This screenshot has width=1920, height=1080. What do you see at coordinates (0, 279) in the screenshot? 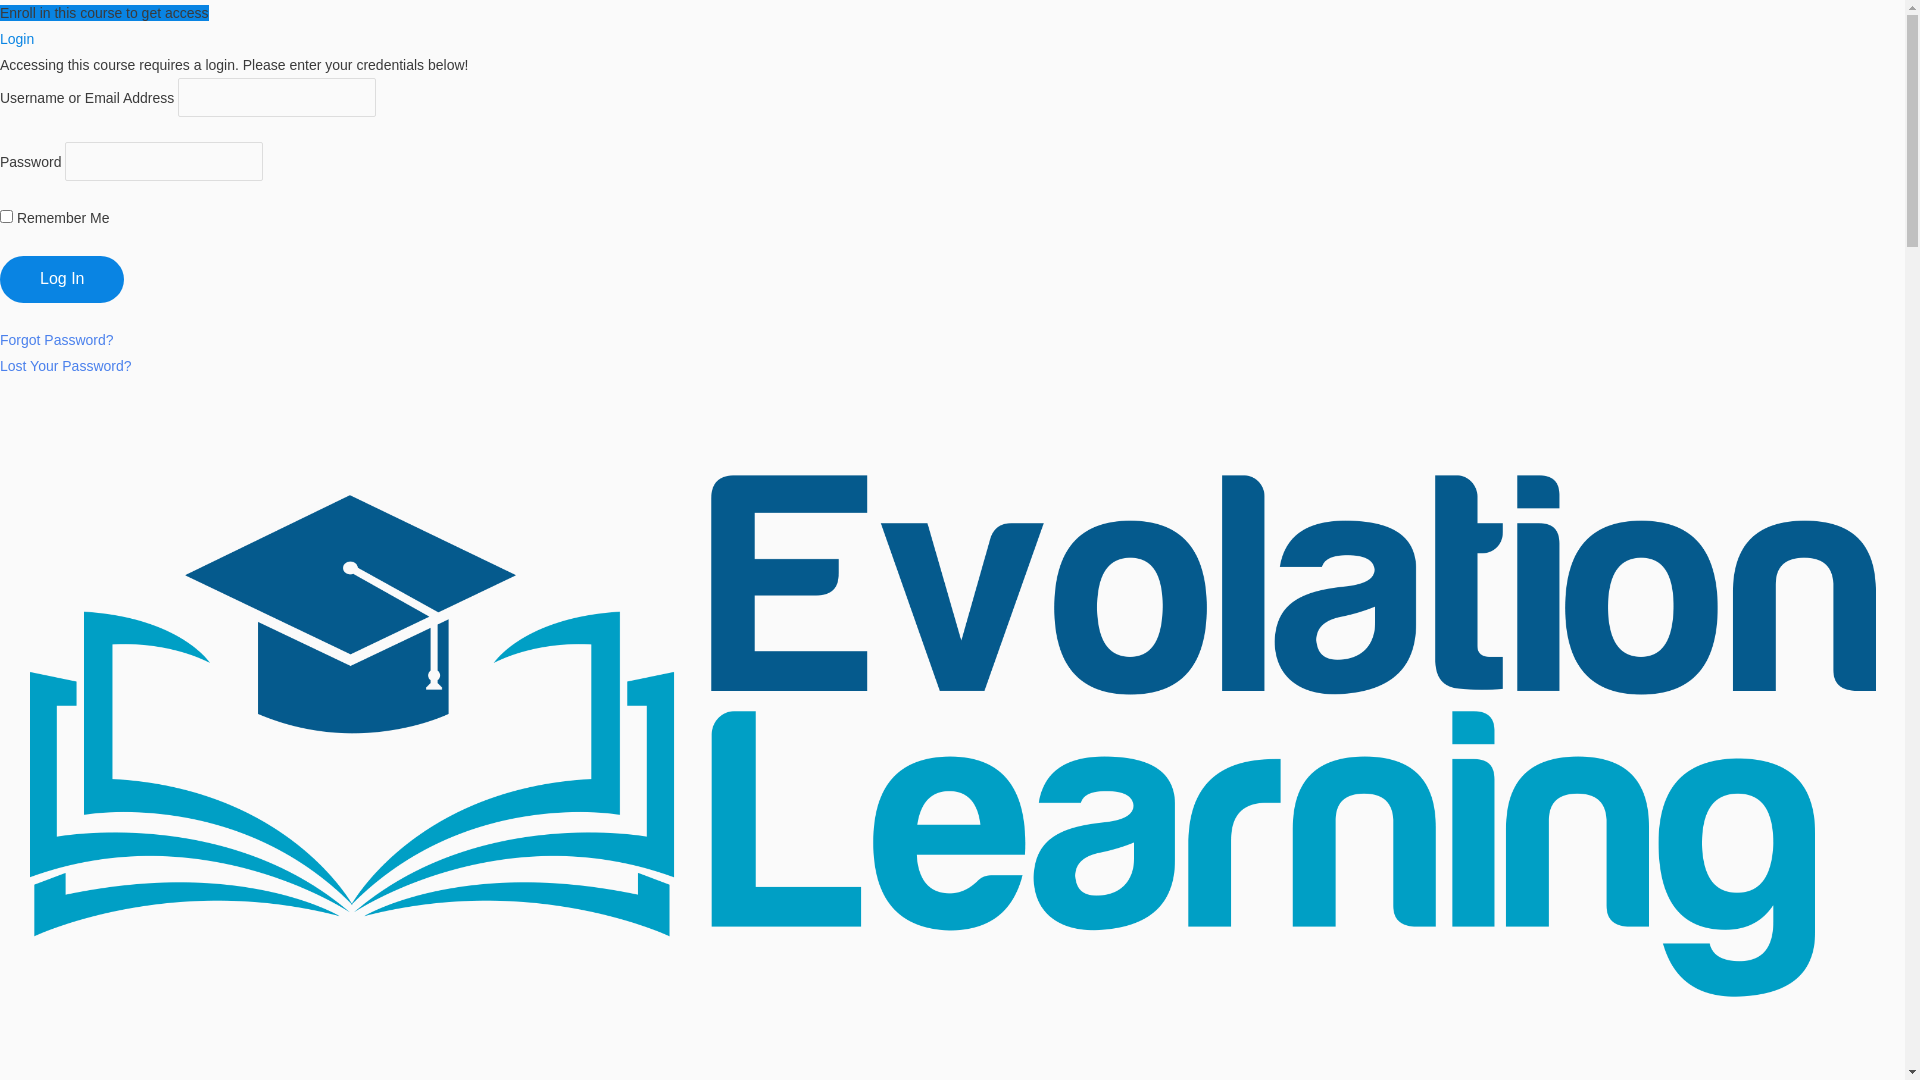
I see `'Log In'` at bounding box center [0, 279].